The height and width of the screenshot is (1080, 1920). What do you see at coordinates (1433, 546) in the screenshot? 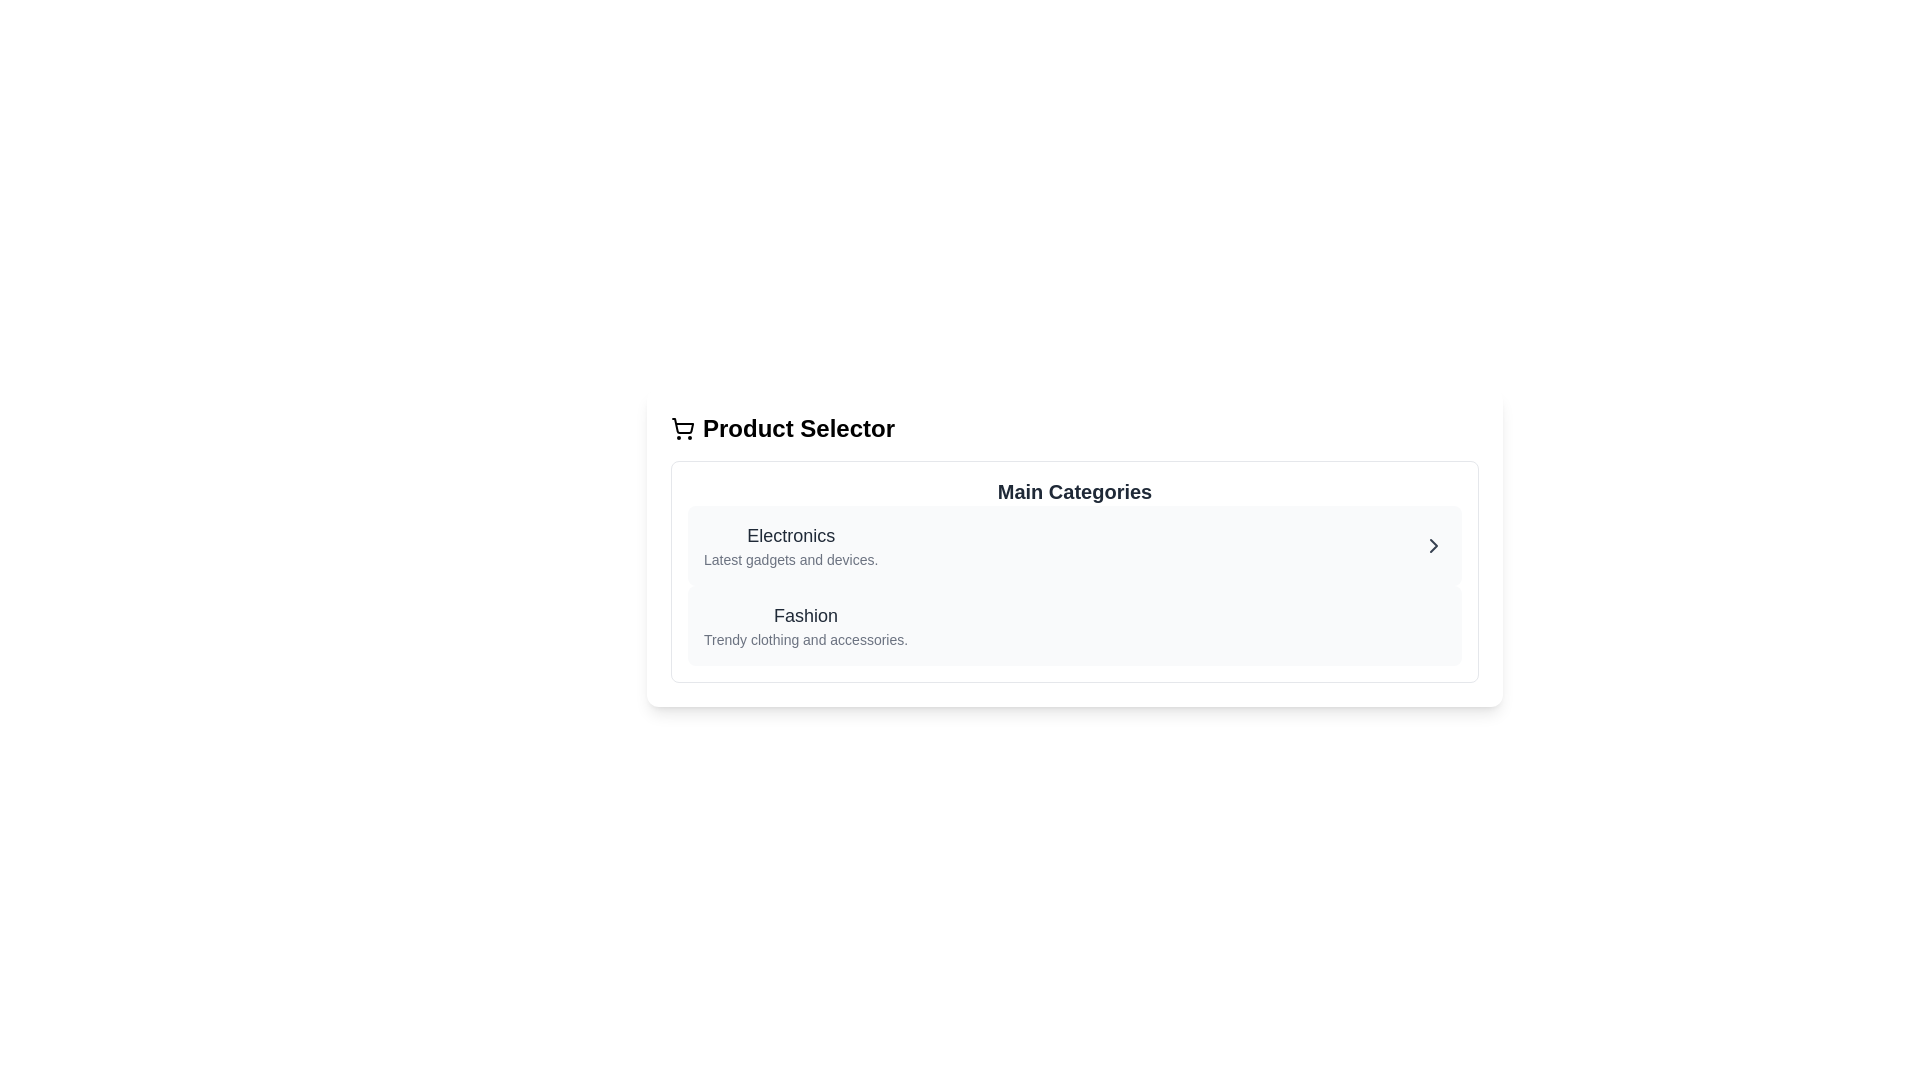
I see `the right-facing chevron icon located at the rightmost side of the 'Electronics' category card` at bounding box center [1433, 546].